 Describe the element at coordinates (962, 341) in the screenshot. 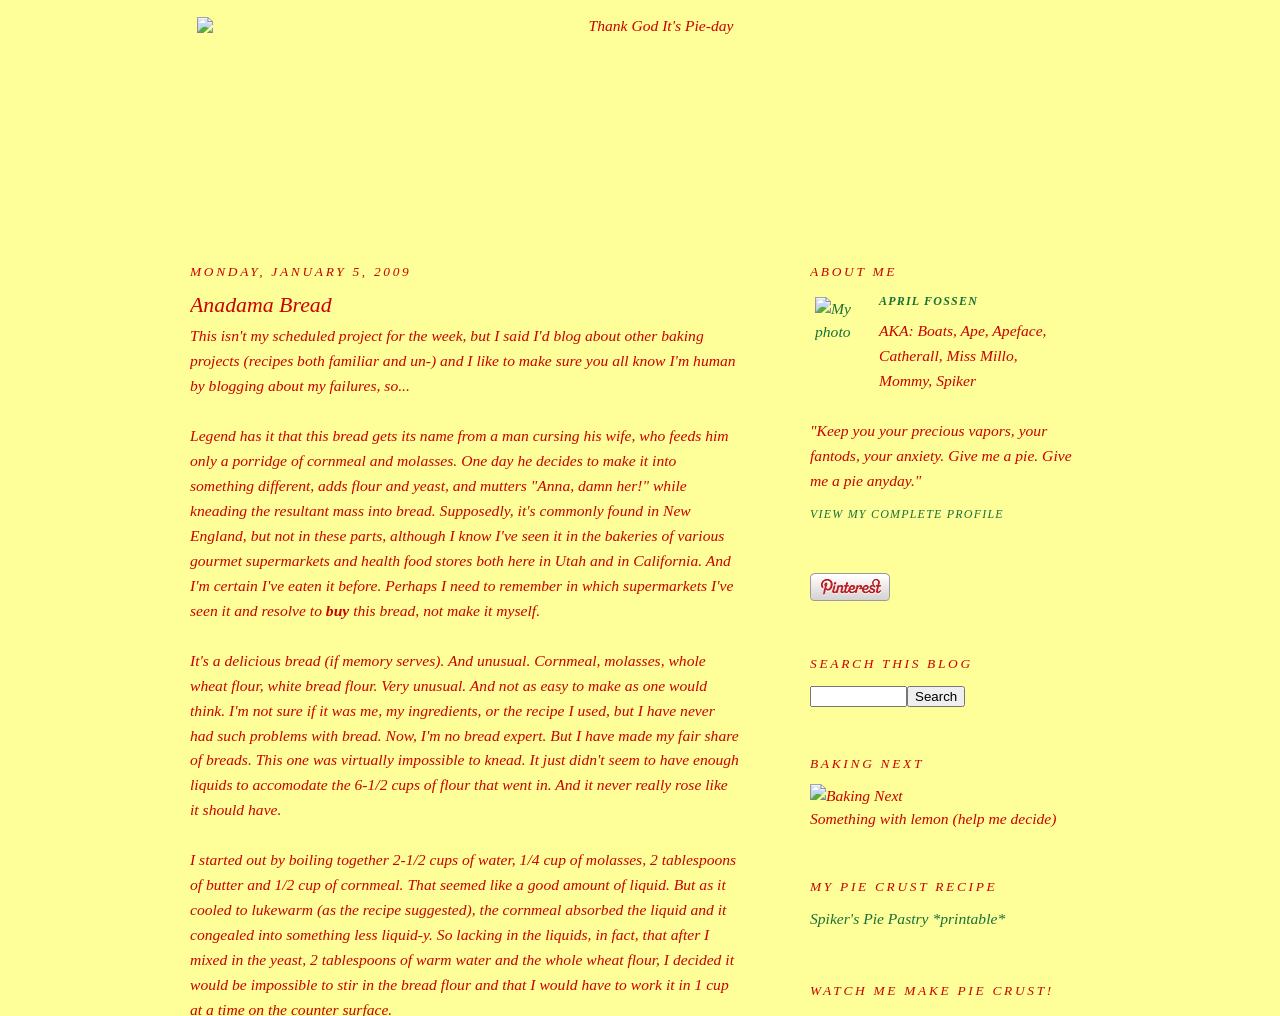

I see `'AKA:
Boats, Ape, Apeface, Catherall, Miss Millo,'` at that location.